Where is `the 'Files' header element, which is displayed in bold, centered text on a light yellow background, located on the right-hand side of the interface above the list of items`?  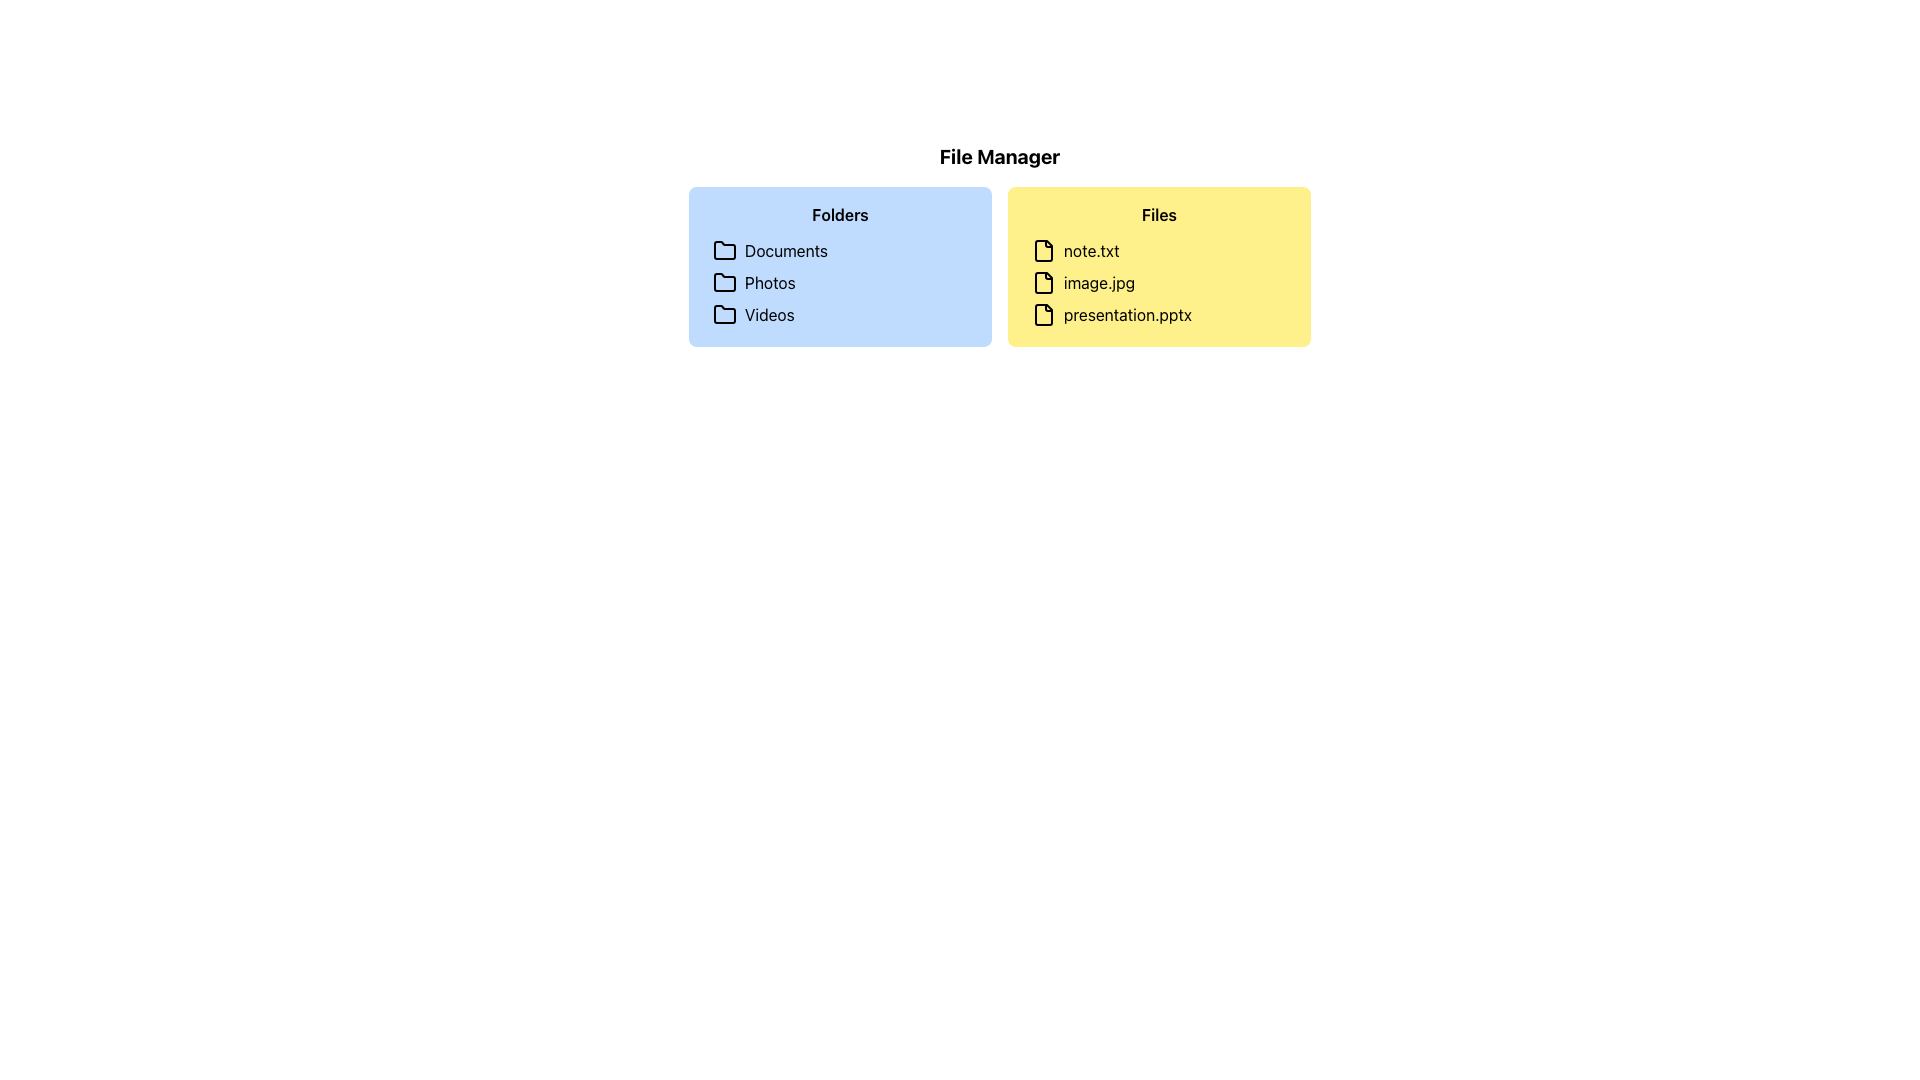
the 'Files' header element, which is displayed in bold, centered text on a light yellow background, located on the right-hand side of the interface above the list of items is located at coordinates (1159, 215).